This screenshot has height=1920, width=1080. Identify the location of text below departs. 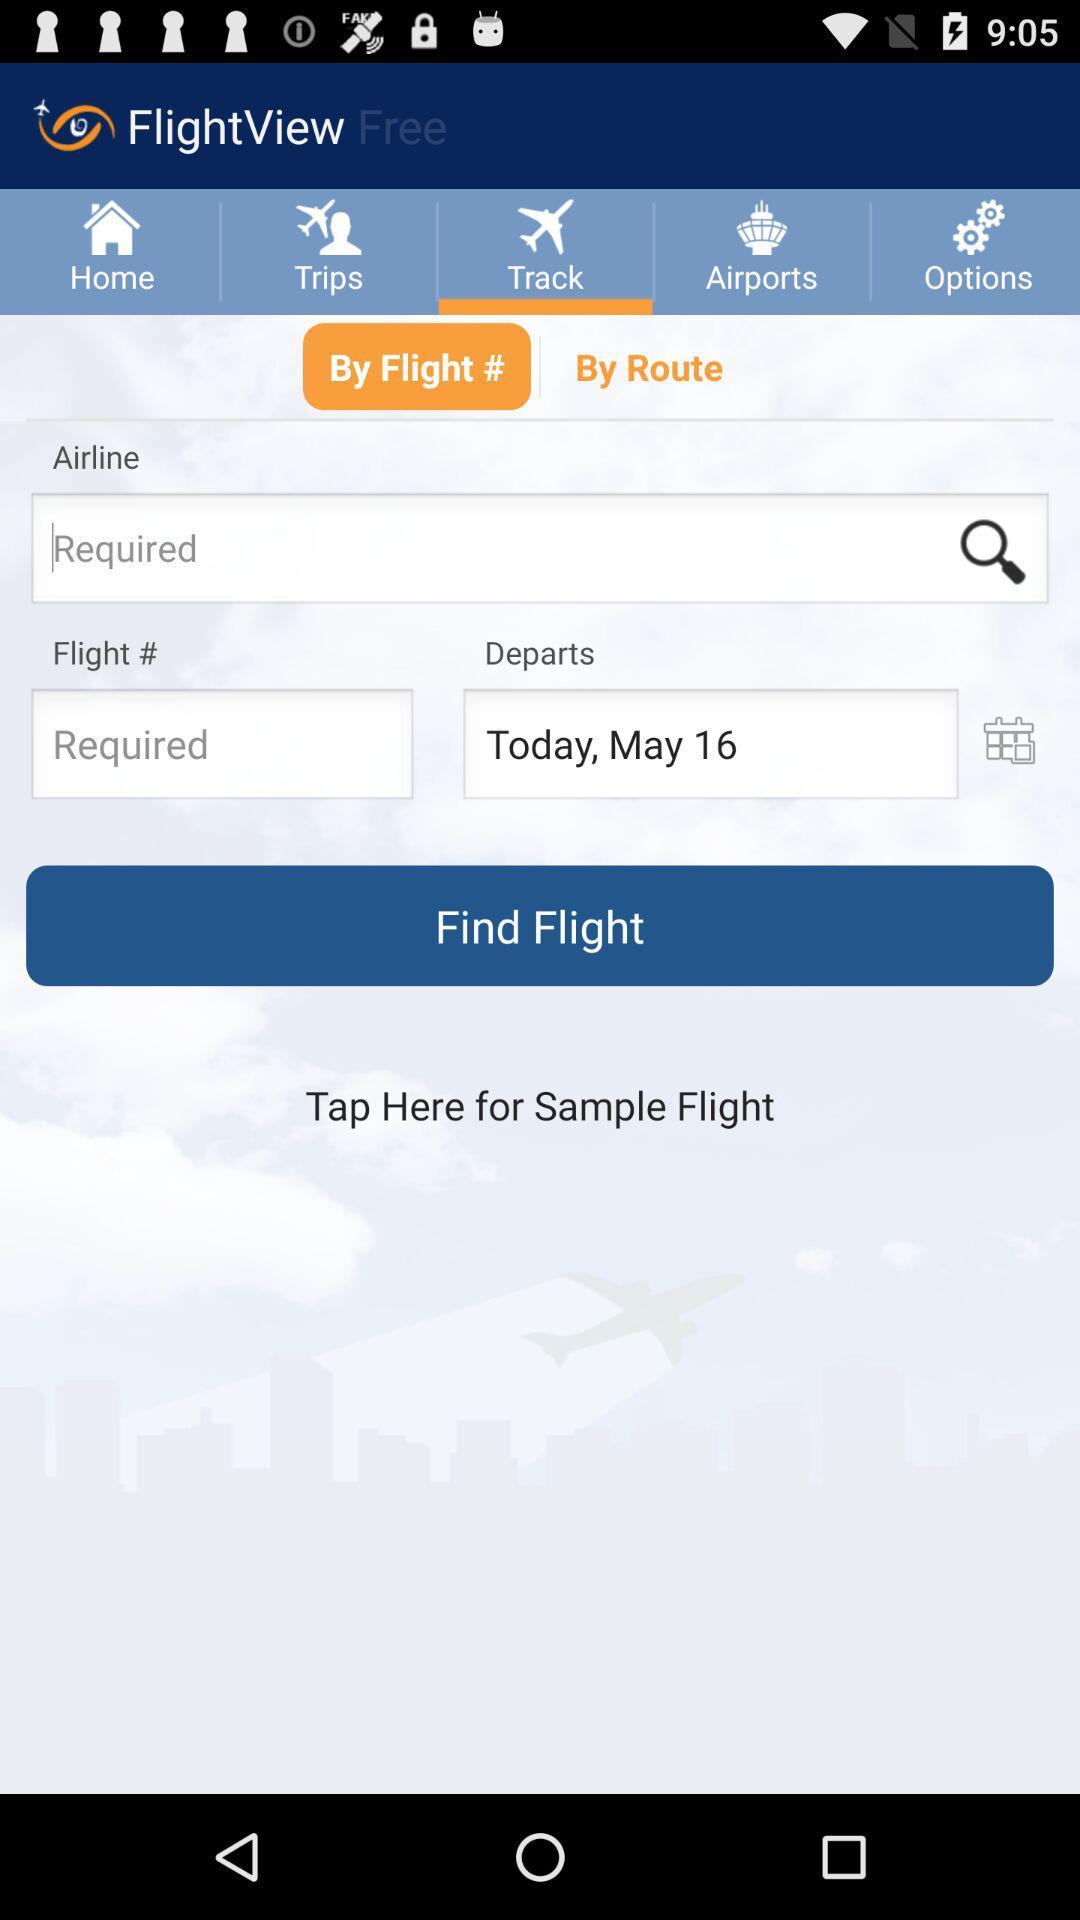
(709, 748).